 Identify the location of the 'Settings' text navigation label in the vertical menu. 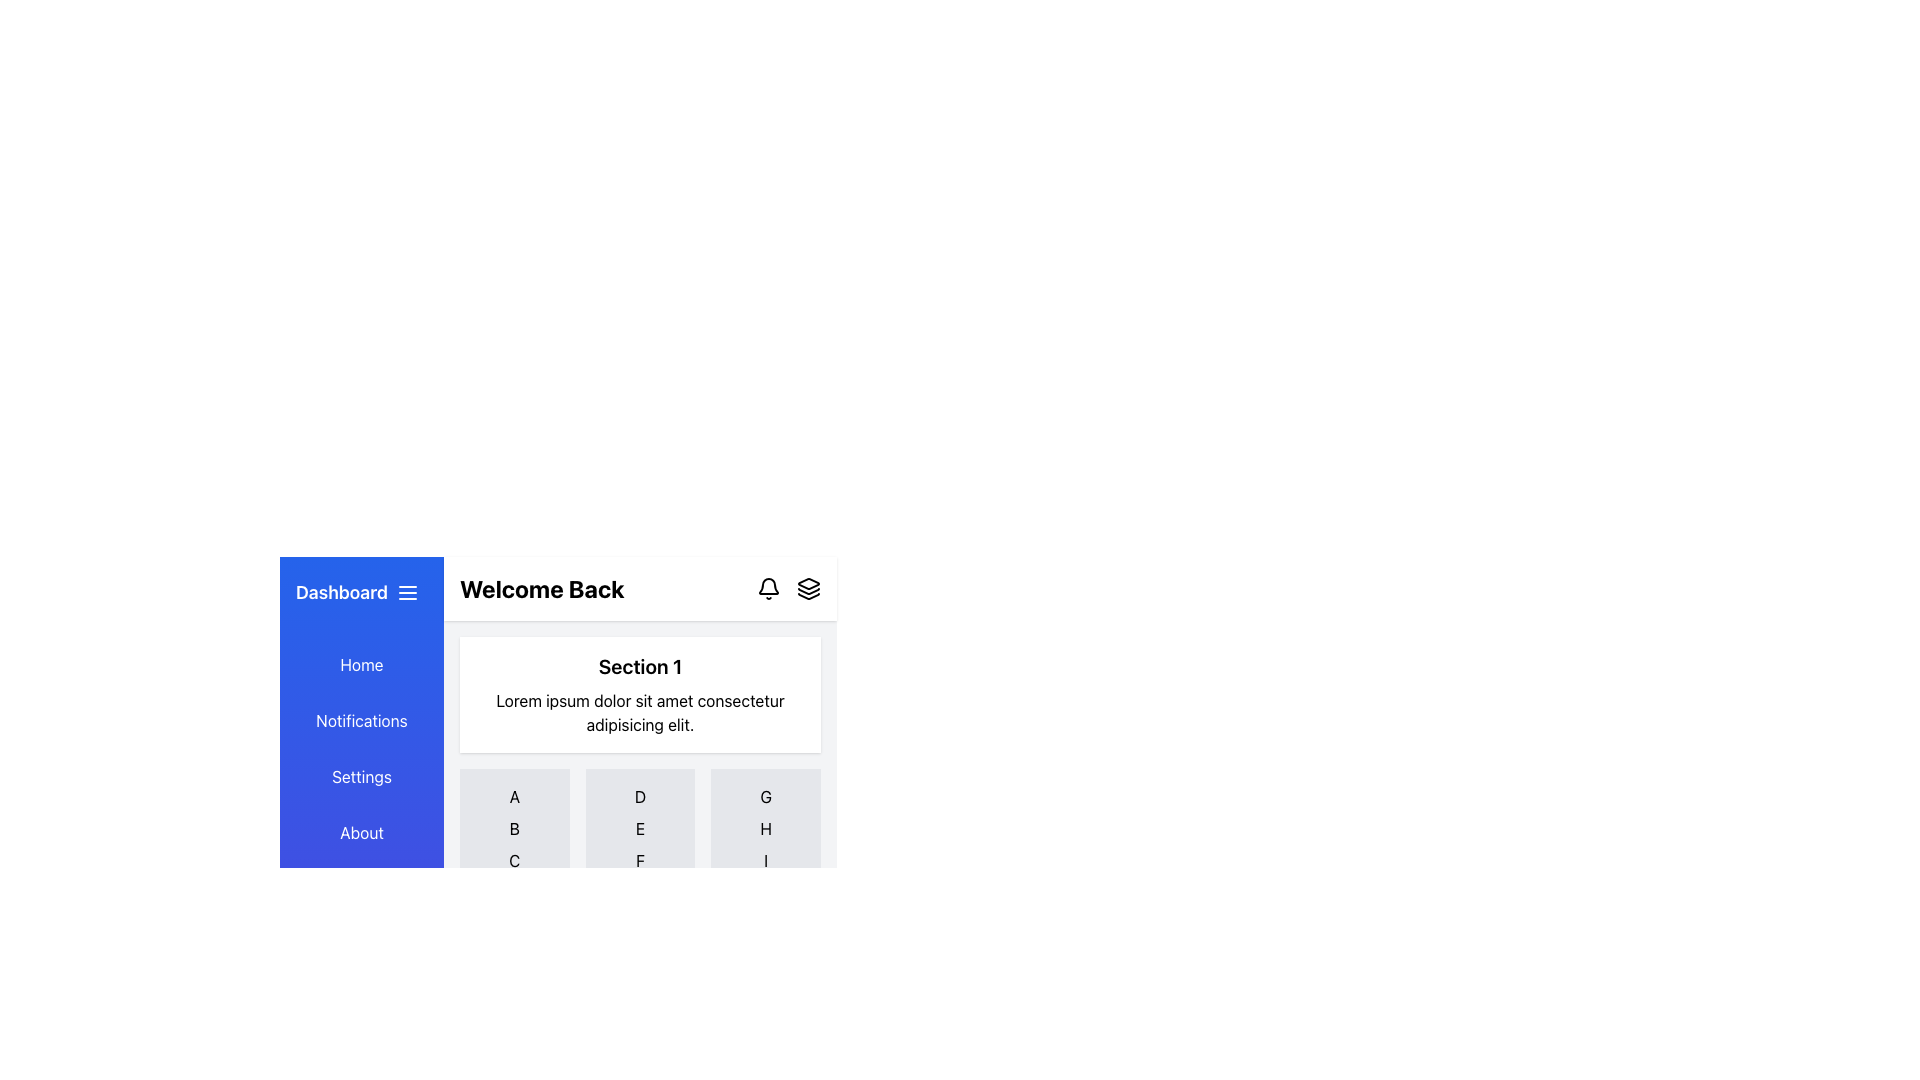
(361, 775).